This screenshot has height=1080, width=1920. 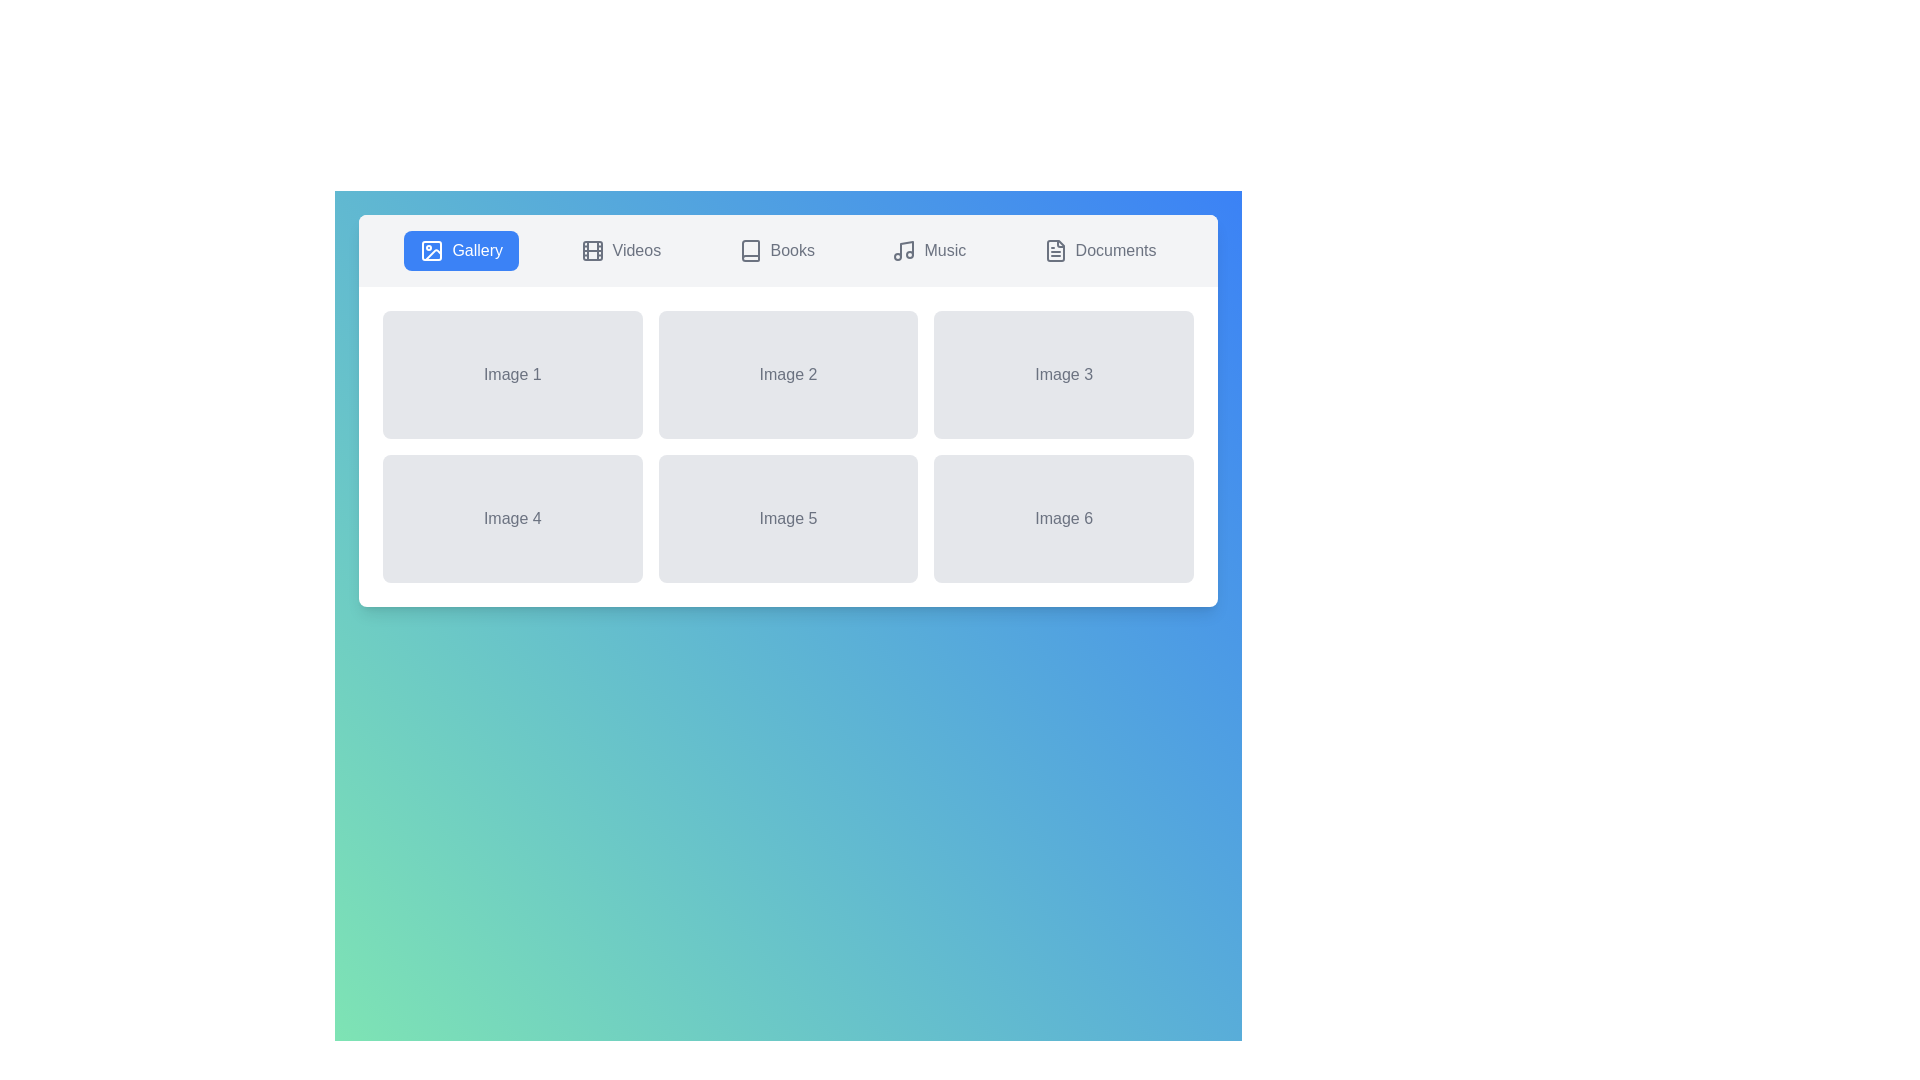 What do you see at coordinates (749, 249) in the screenshot?
I see `the 'Books' button located in the top navigation bar, which contains a line-drawn icon resembling a book` at bounding box center [749, 249].